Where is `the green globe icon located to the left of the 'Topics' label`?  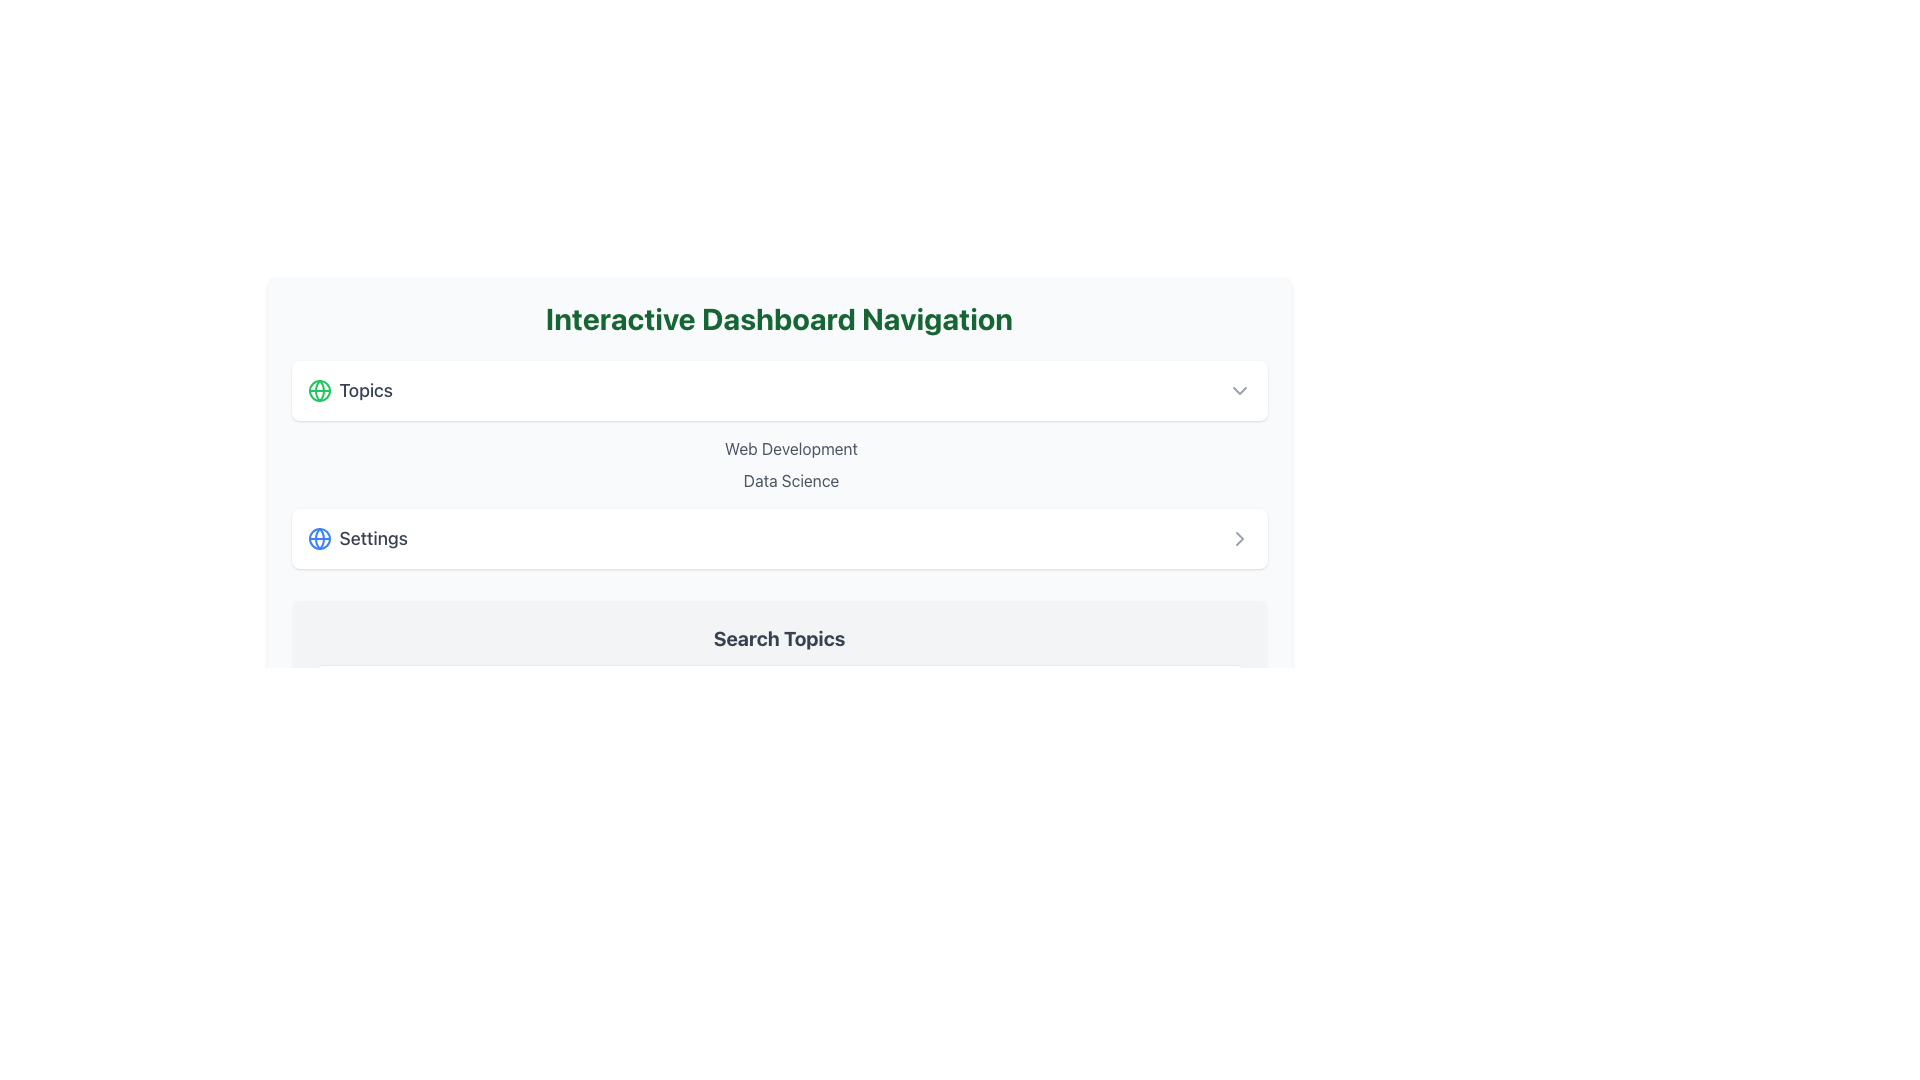 the green globe icon located to the left of the 'Topics' label is located at coordinates (318, 390).